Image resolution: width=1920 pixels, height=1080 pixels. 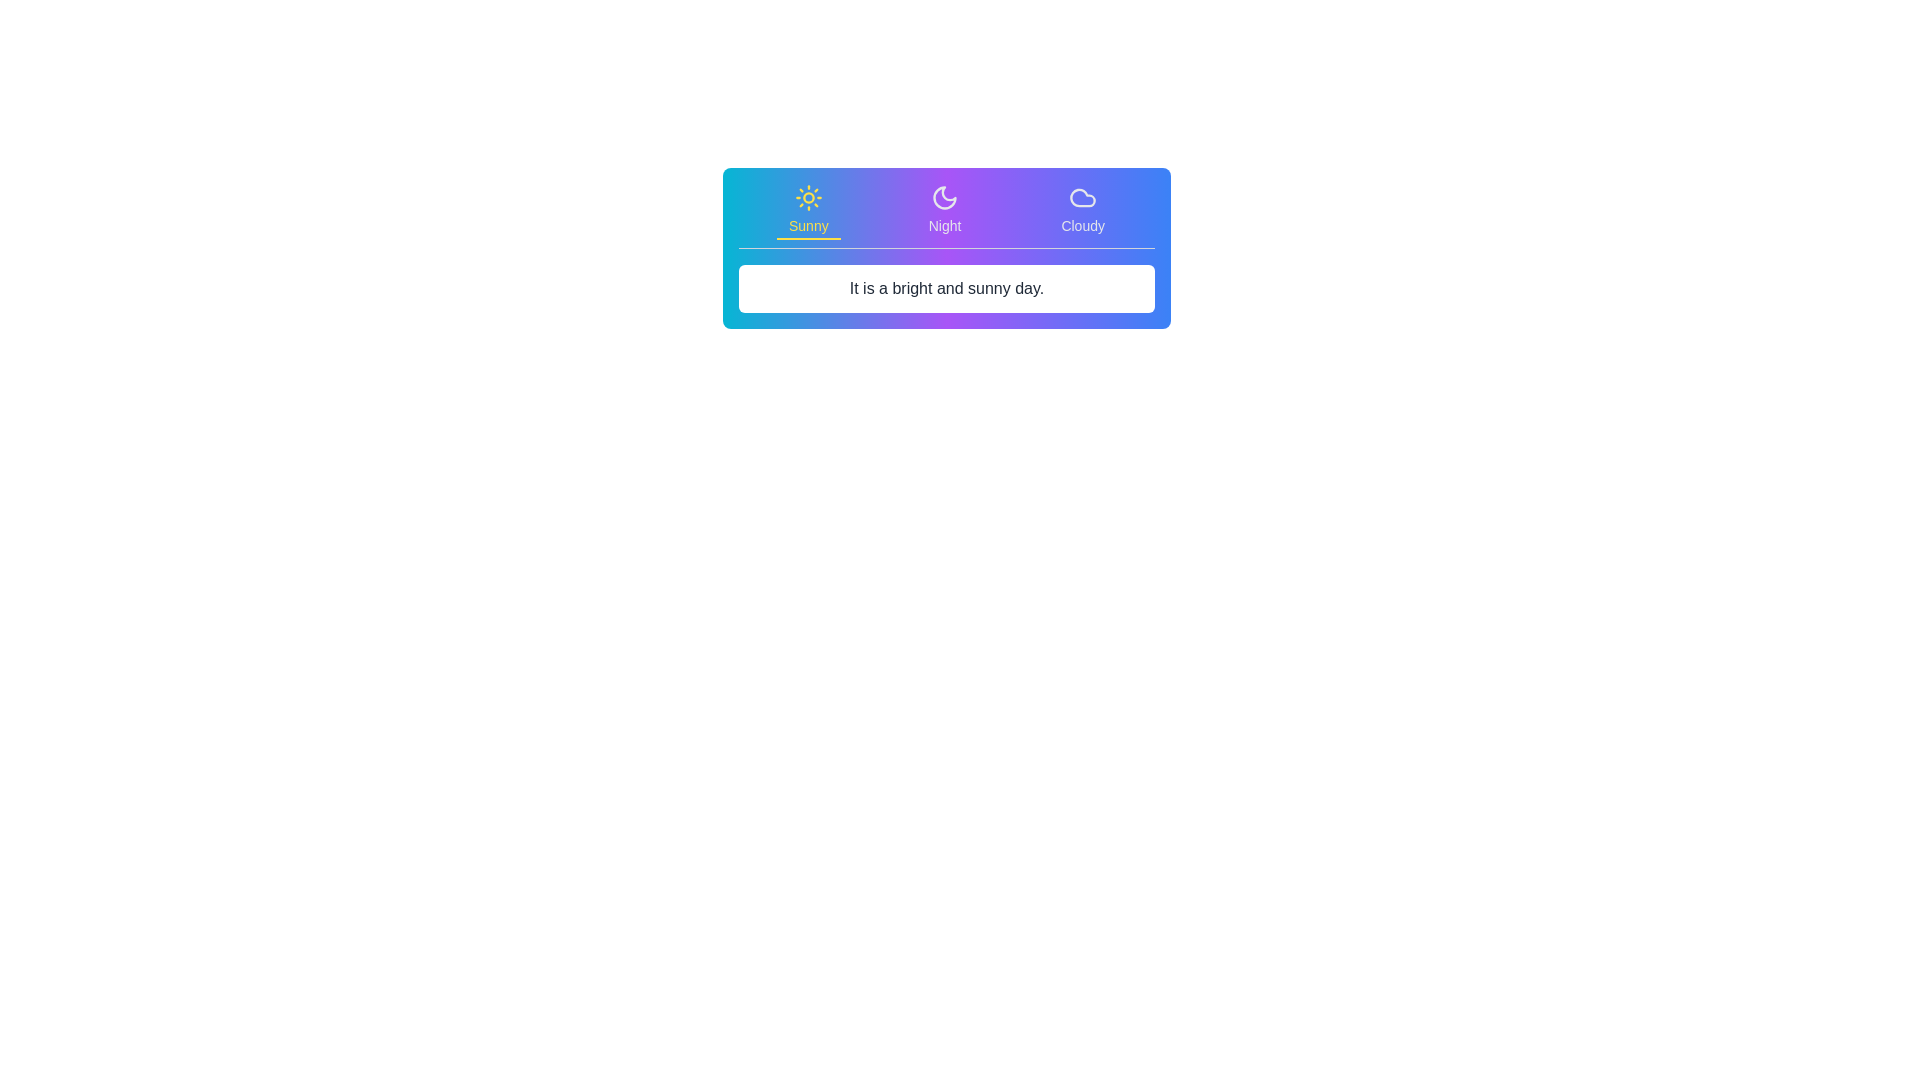 I want to click on the sun icon, which is the first of three weather-related icons positioned above the text 'Sunny' in the weather selection interface, so click(x=808, y=197).